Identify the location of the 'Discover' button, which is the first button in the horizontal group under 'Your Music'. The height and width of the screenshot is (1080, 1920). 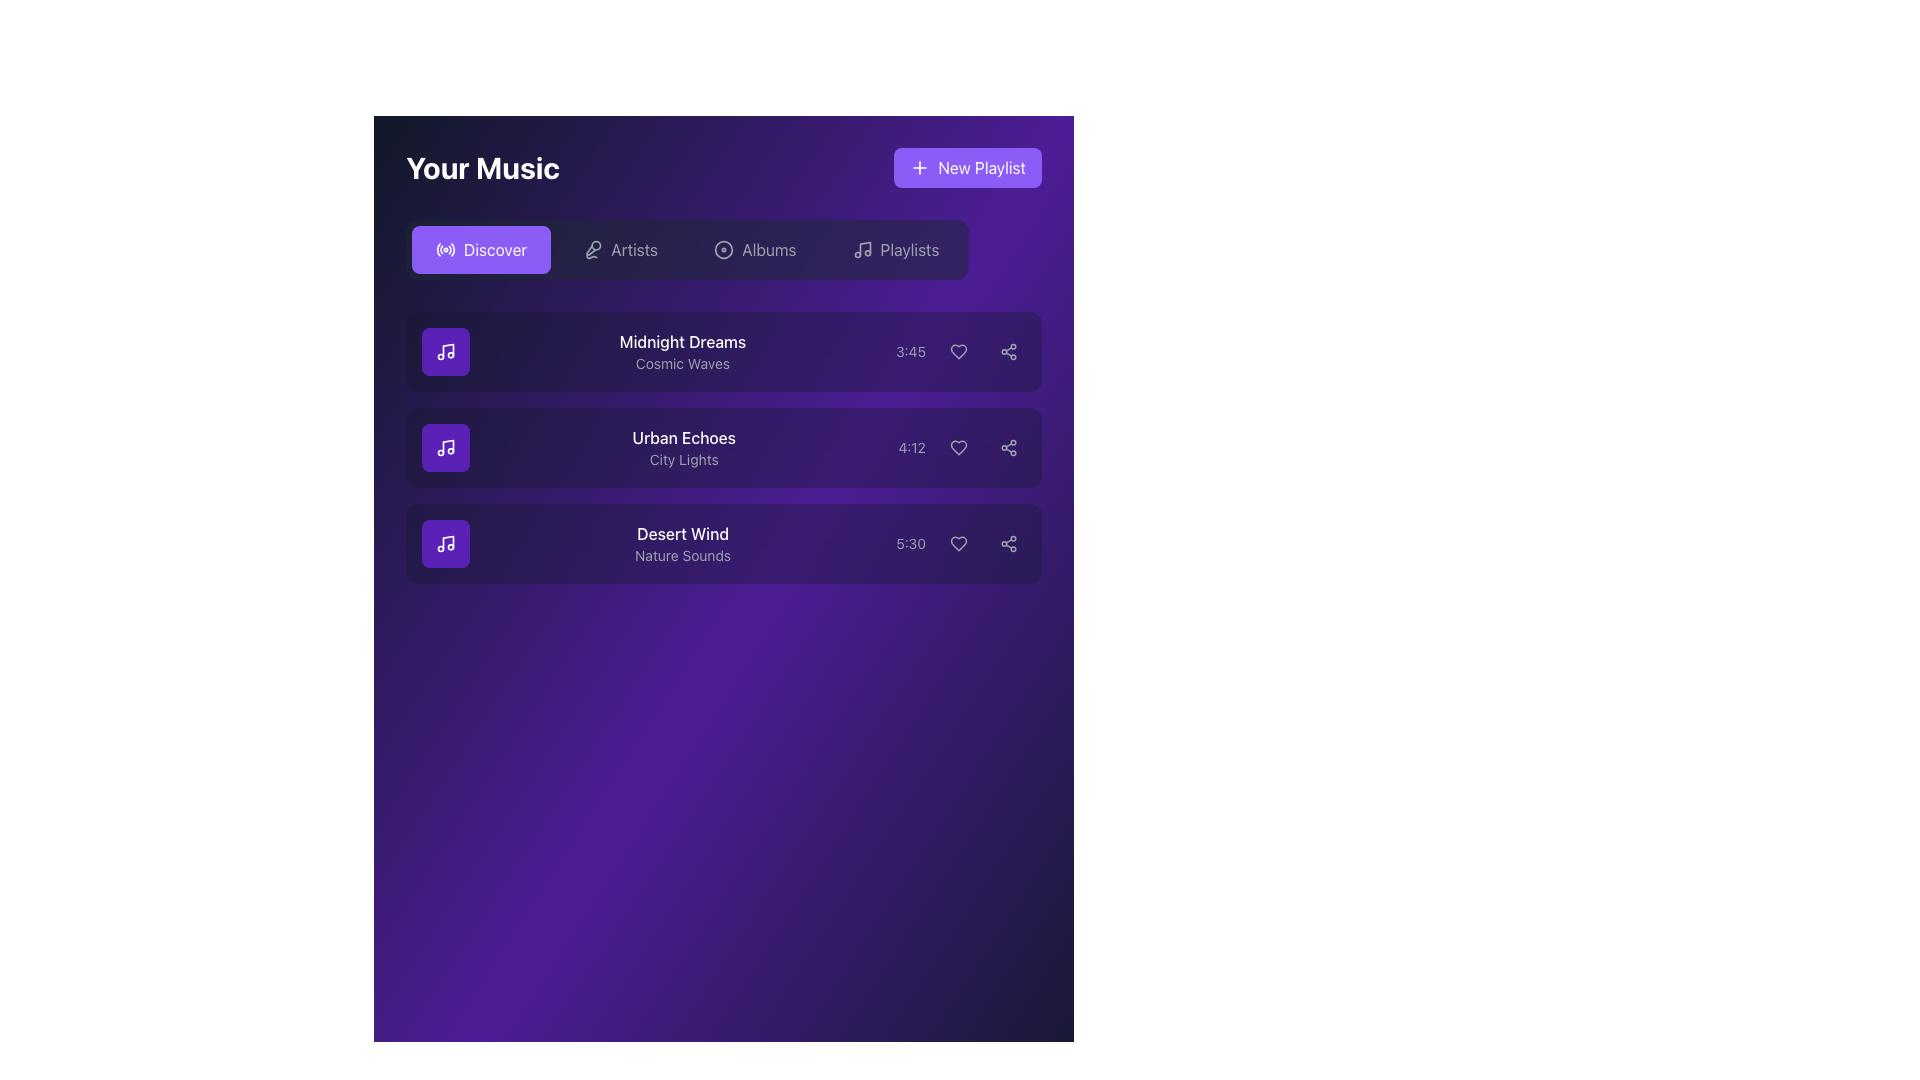
(481, 249).